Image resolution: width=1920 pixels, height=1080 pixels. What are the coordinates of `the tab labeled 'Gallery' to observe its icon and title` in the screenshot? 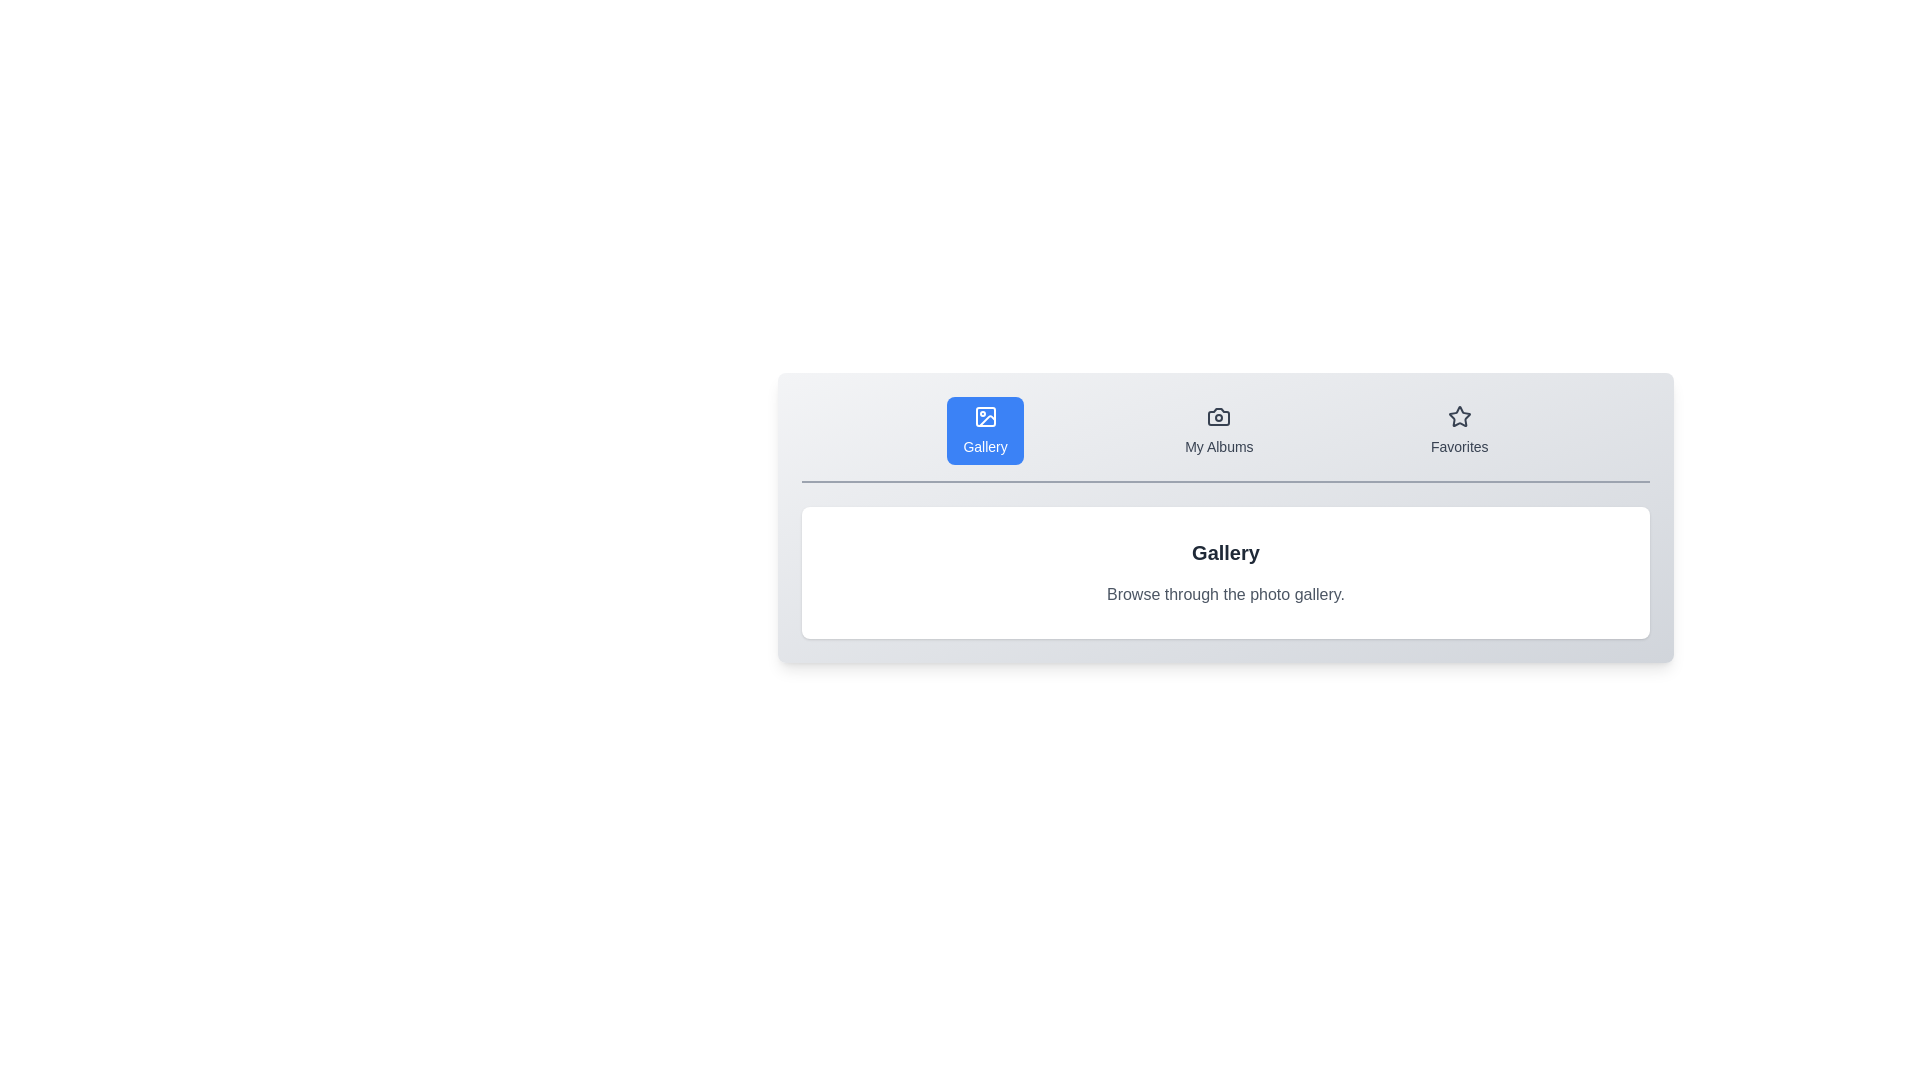 It's located at (985, 430).